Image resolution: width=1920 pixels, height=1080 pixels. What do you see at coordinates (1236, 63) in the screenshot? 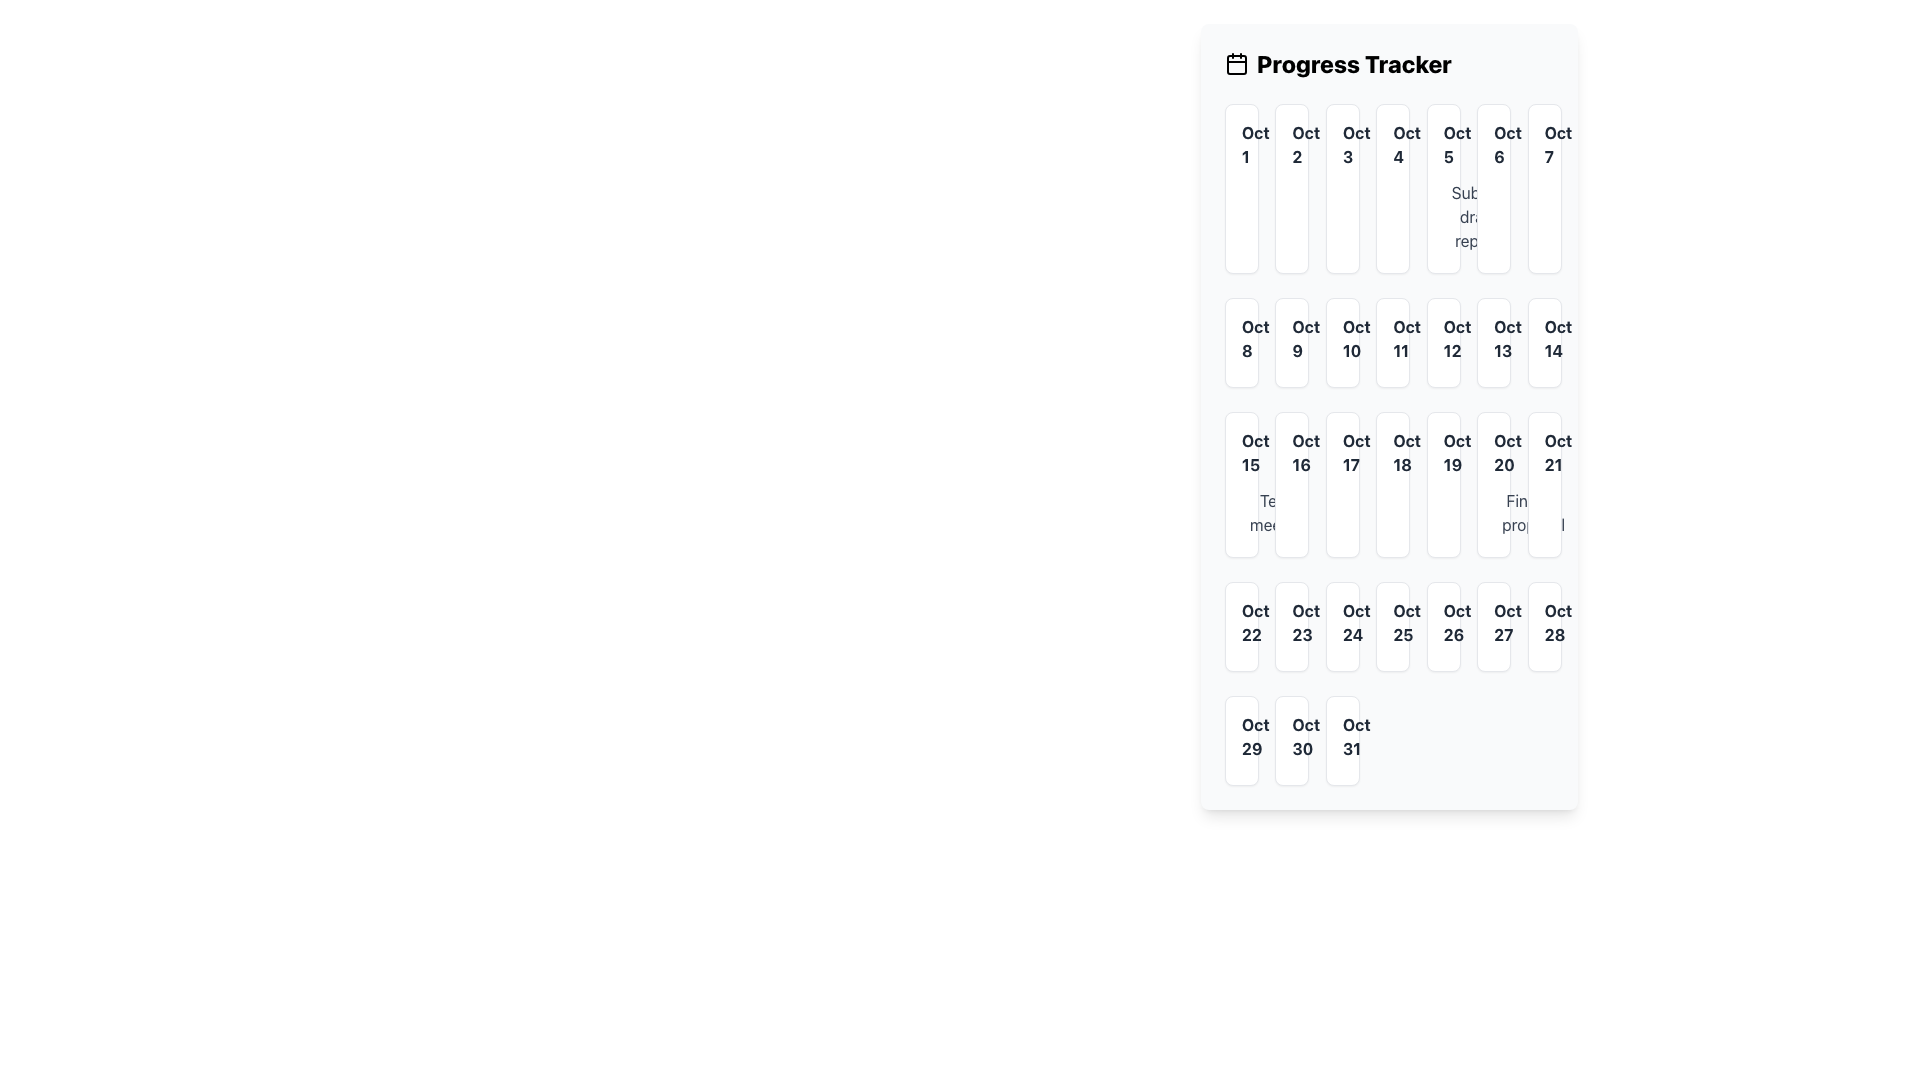
I see `the calendar icon associated with the 'Progress Tracker' heading, which features two vertical stroked lines at the top and a rectangular outline for the calendar body` at bounding box center [1236, 63].